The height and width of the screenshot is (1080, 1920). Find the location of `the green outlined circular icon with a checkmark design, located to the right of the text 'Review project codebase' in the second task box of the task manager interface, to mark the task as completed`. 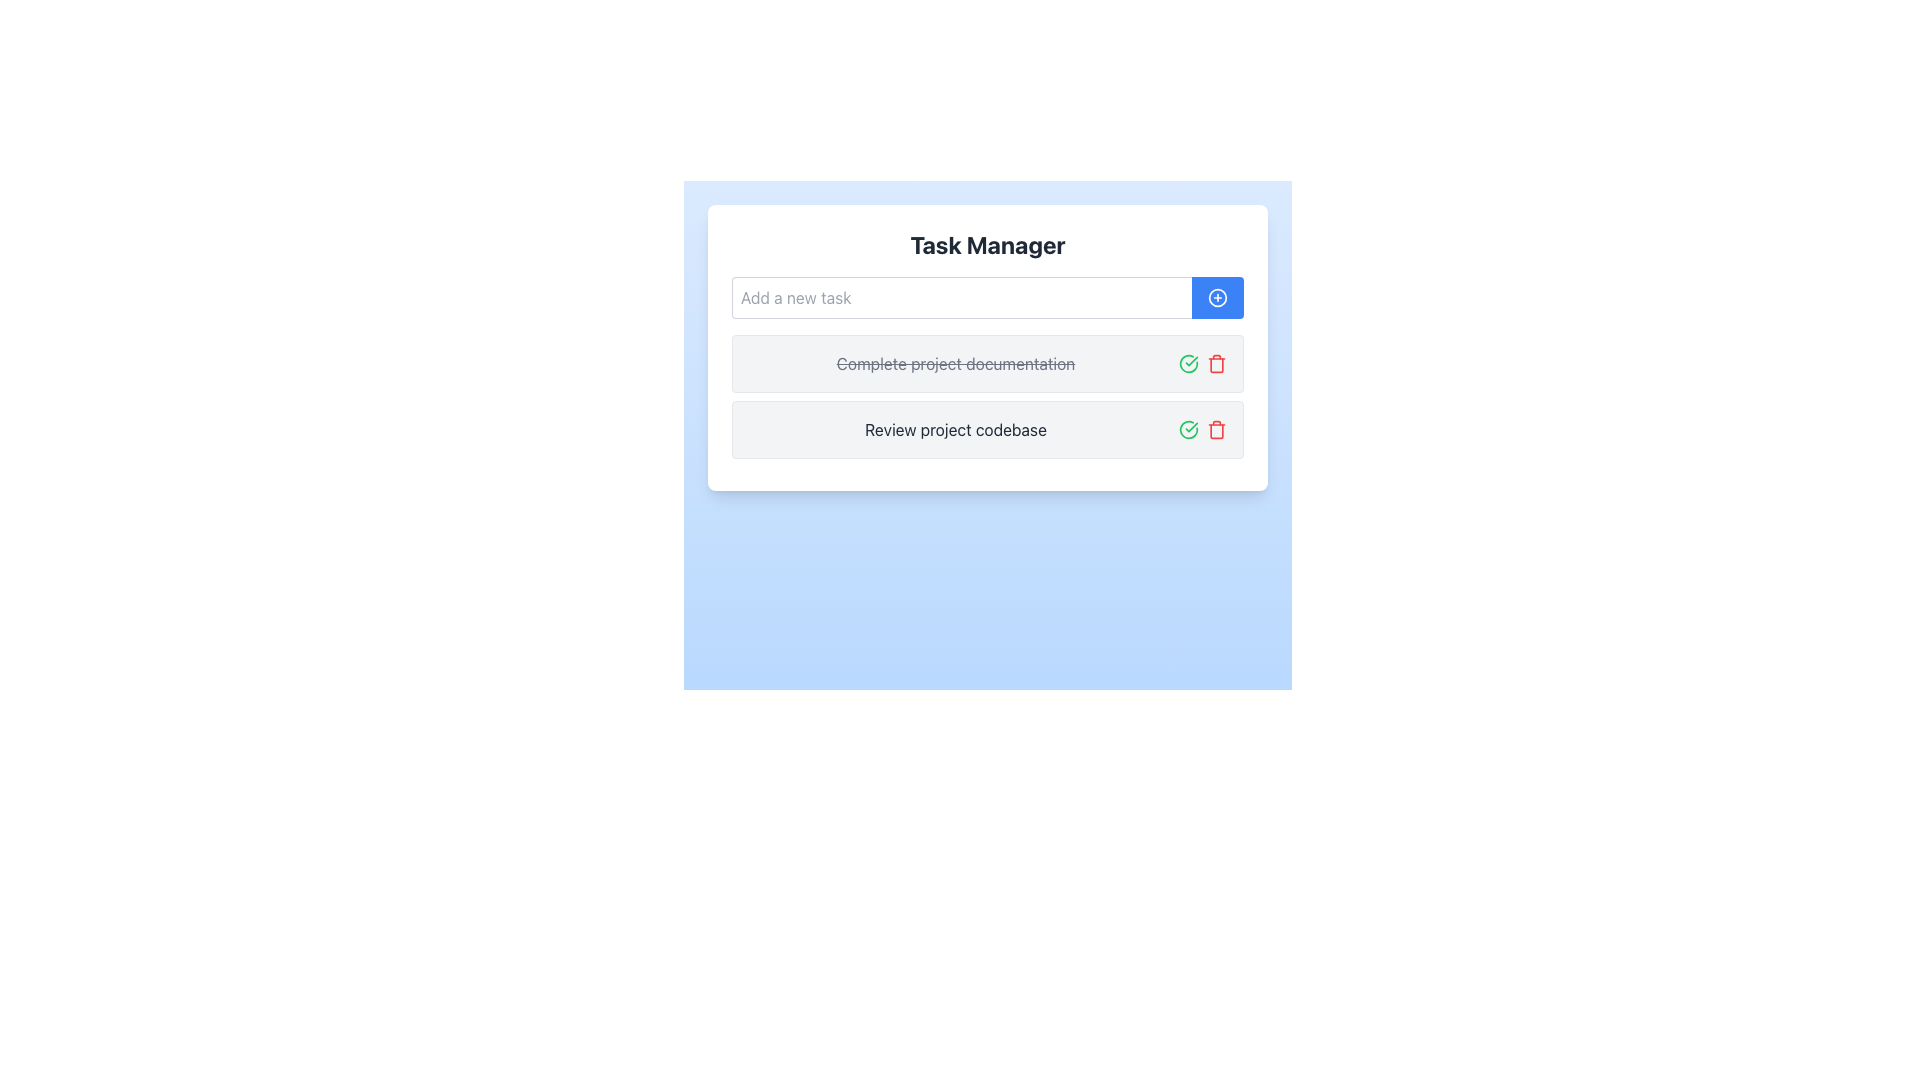

the green outlined circular icon with a checkmark design, located to the right of the text 'Review project codebase' in the second task box of the task manager interface, to mark the task as completed is located at coordinates (1189, 428).